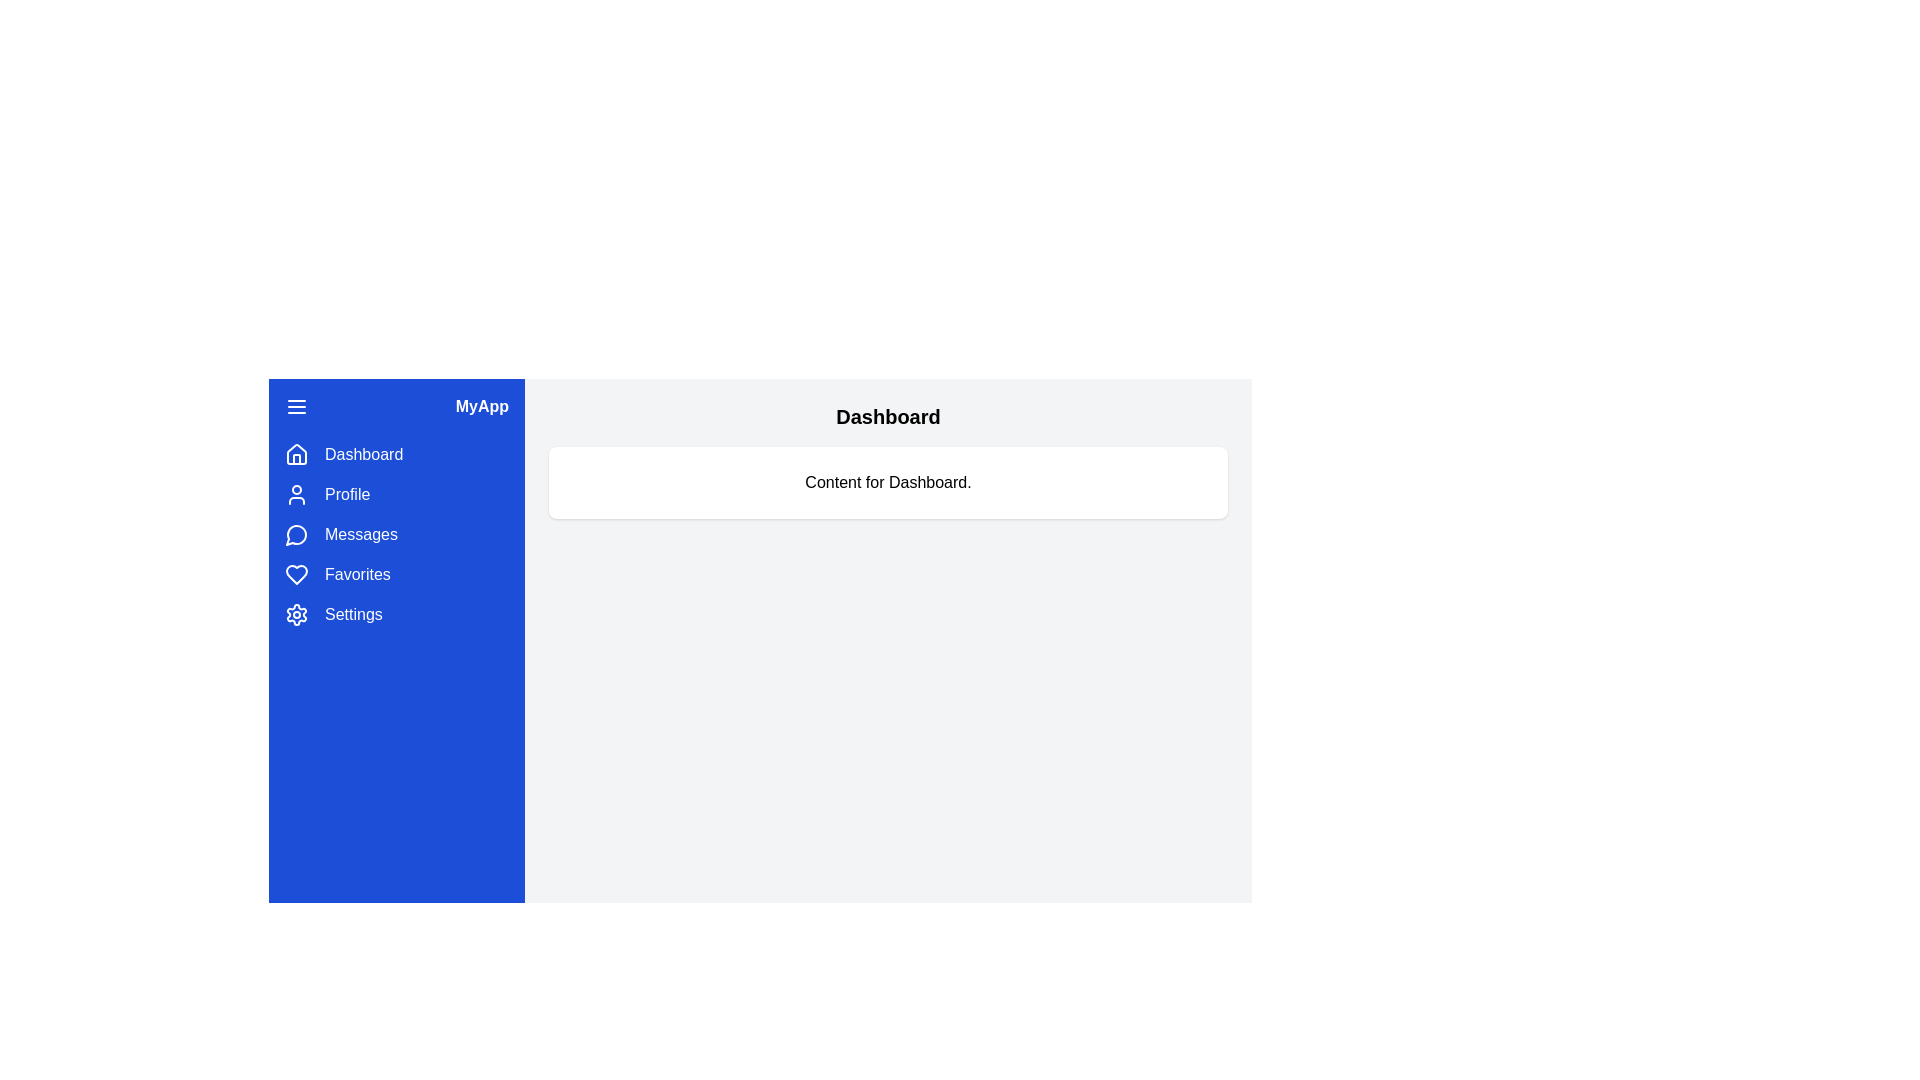 This screenshot has height=1080, width=1920. I want to click on the upper portion of the house-shaped icon representing the 'Dashboard' option in the navigation menu, so click(296, 454).